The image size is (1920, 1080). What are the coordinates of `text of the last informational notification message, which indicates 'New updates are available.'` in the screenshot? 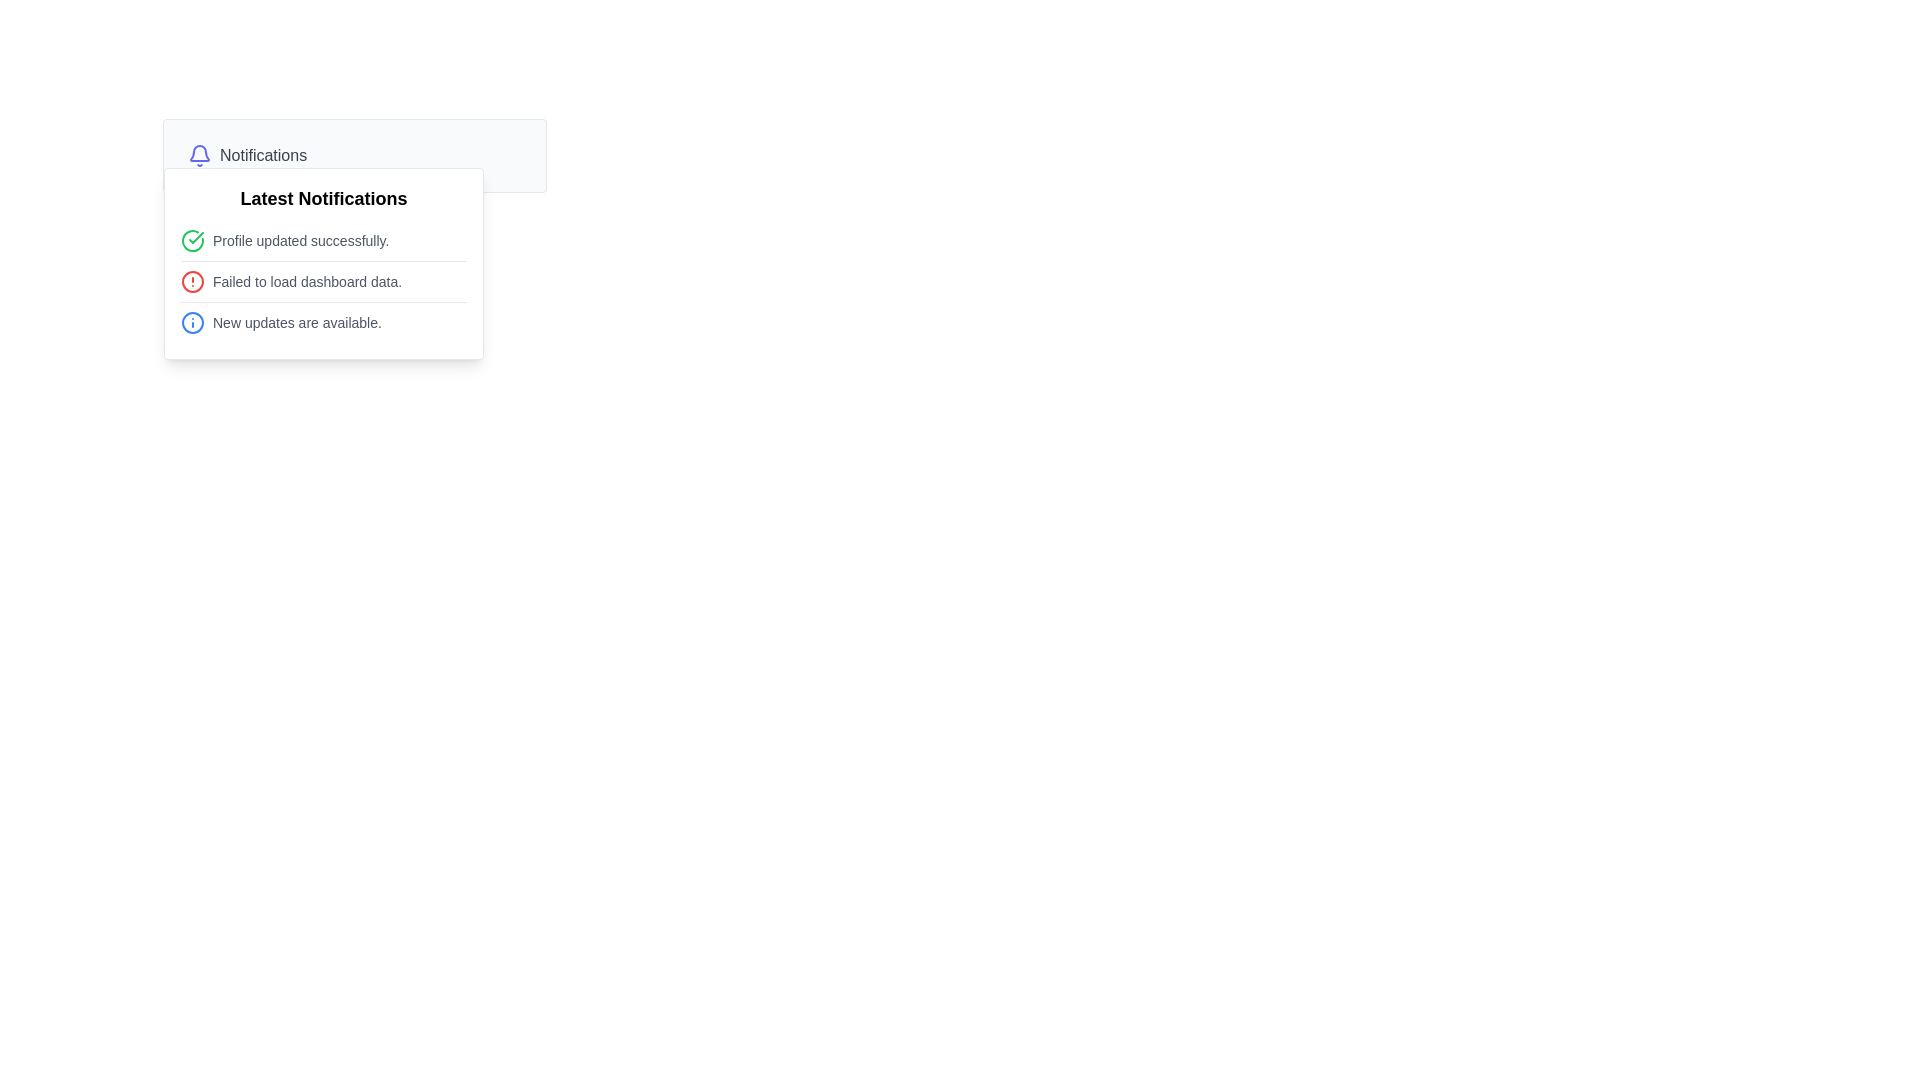 It's located at (324, 320).